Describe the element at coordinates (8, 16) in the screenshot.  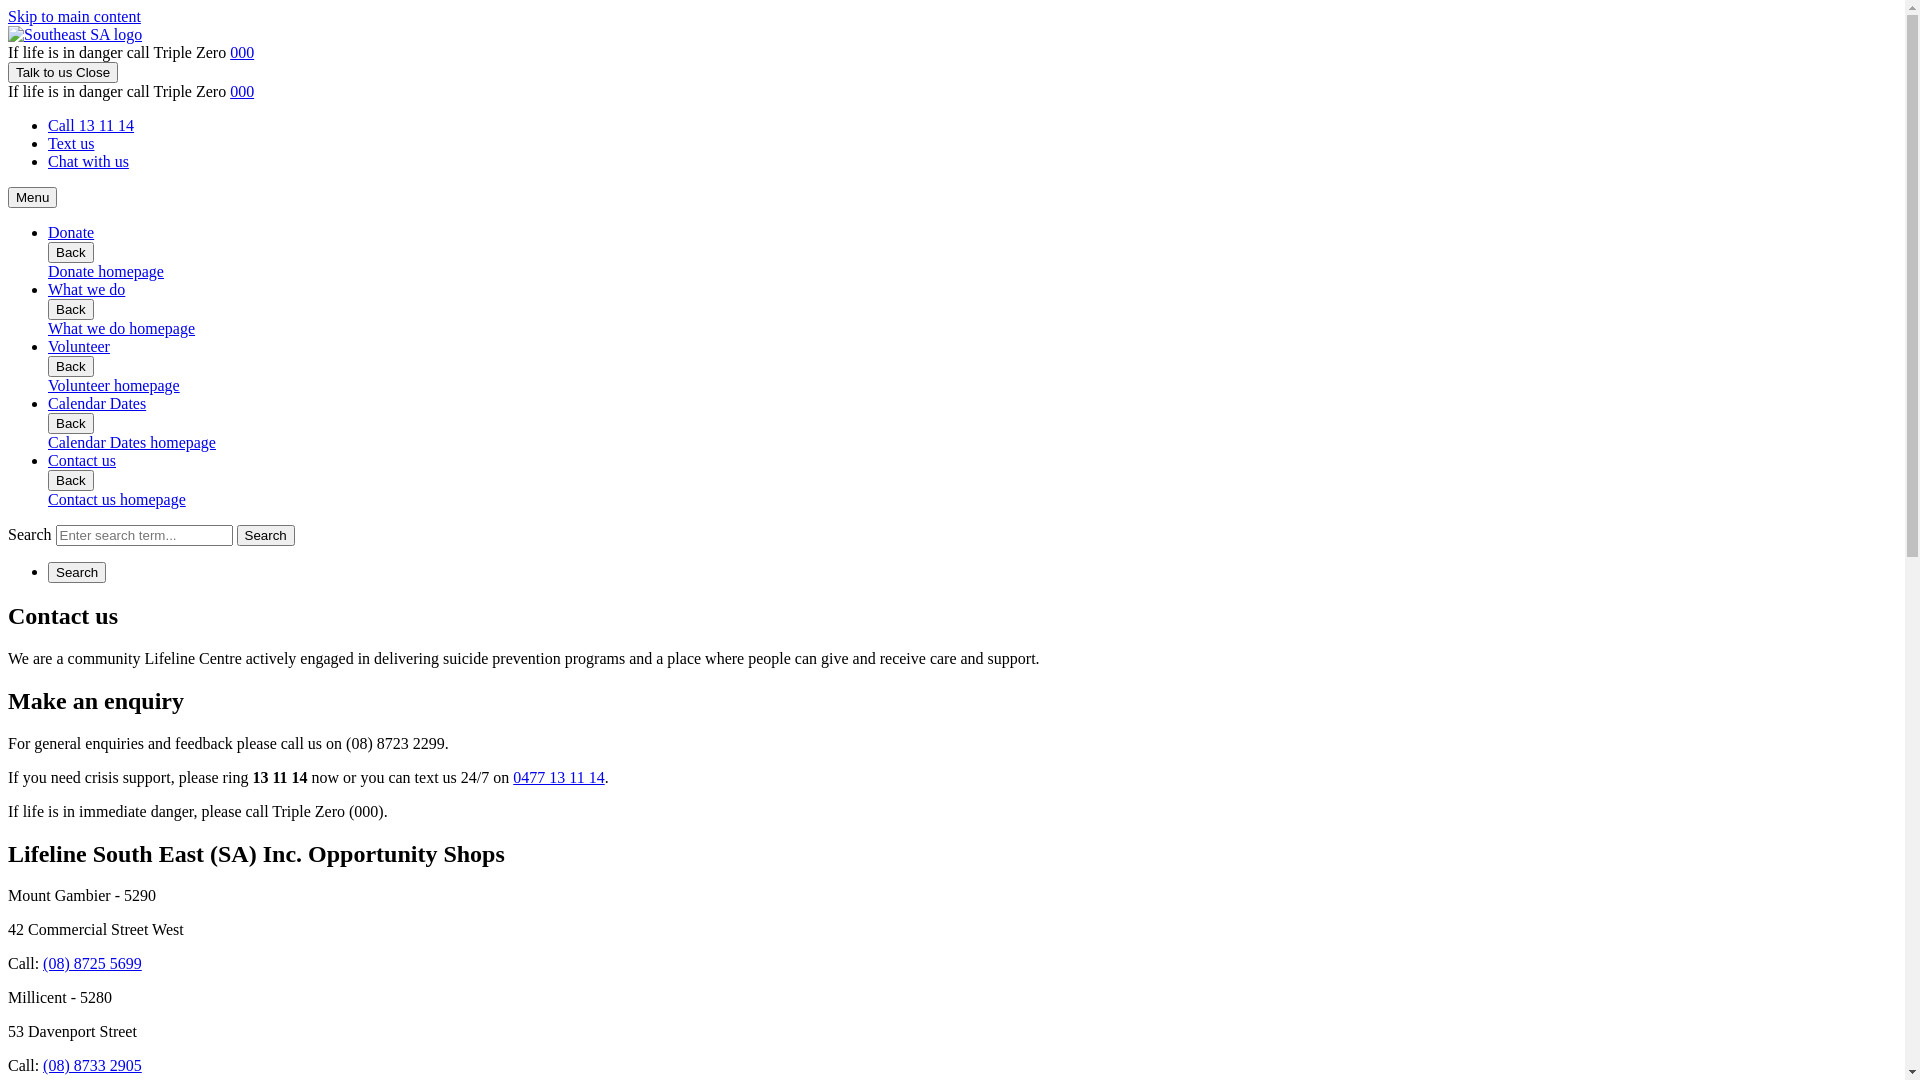
I see `'Skip to main content'` at that location.